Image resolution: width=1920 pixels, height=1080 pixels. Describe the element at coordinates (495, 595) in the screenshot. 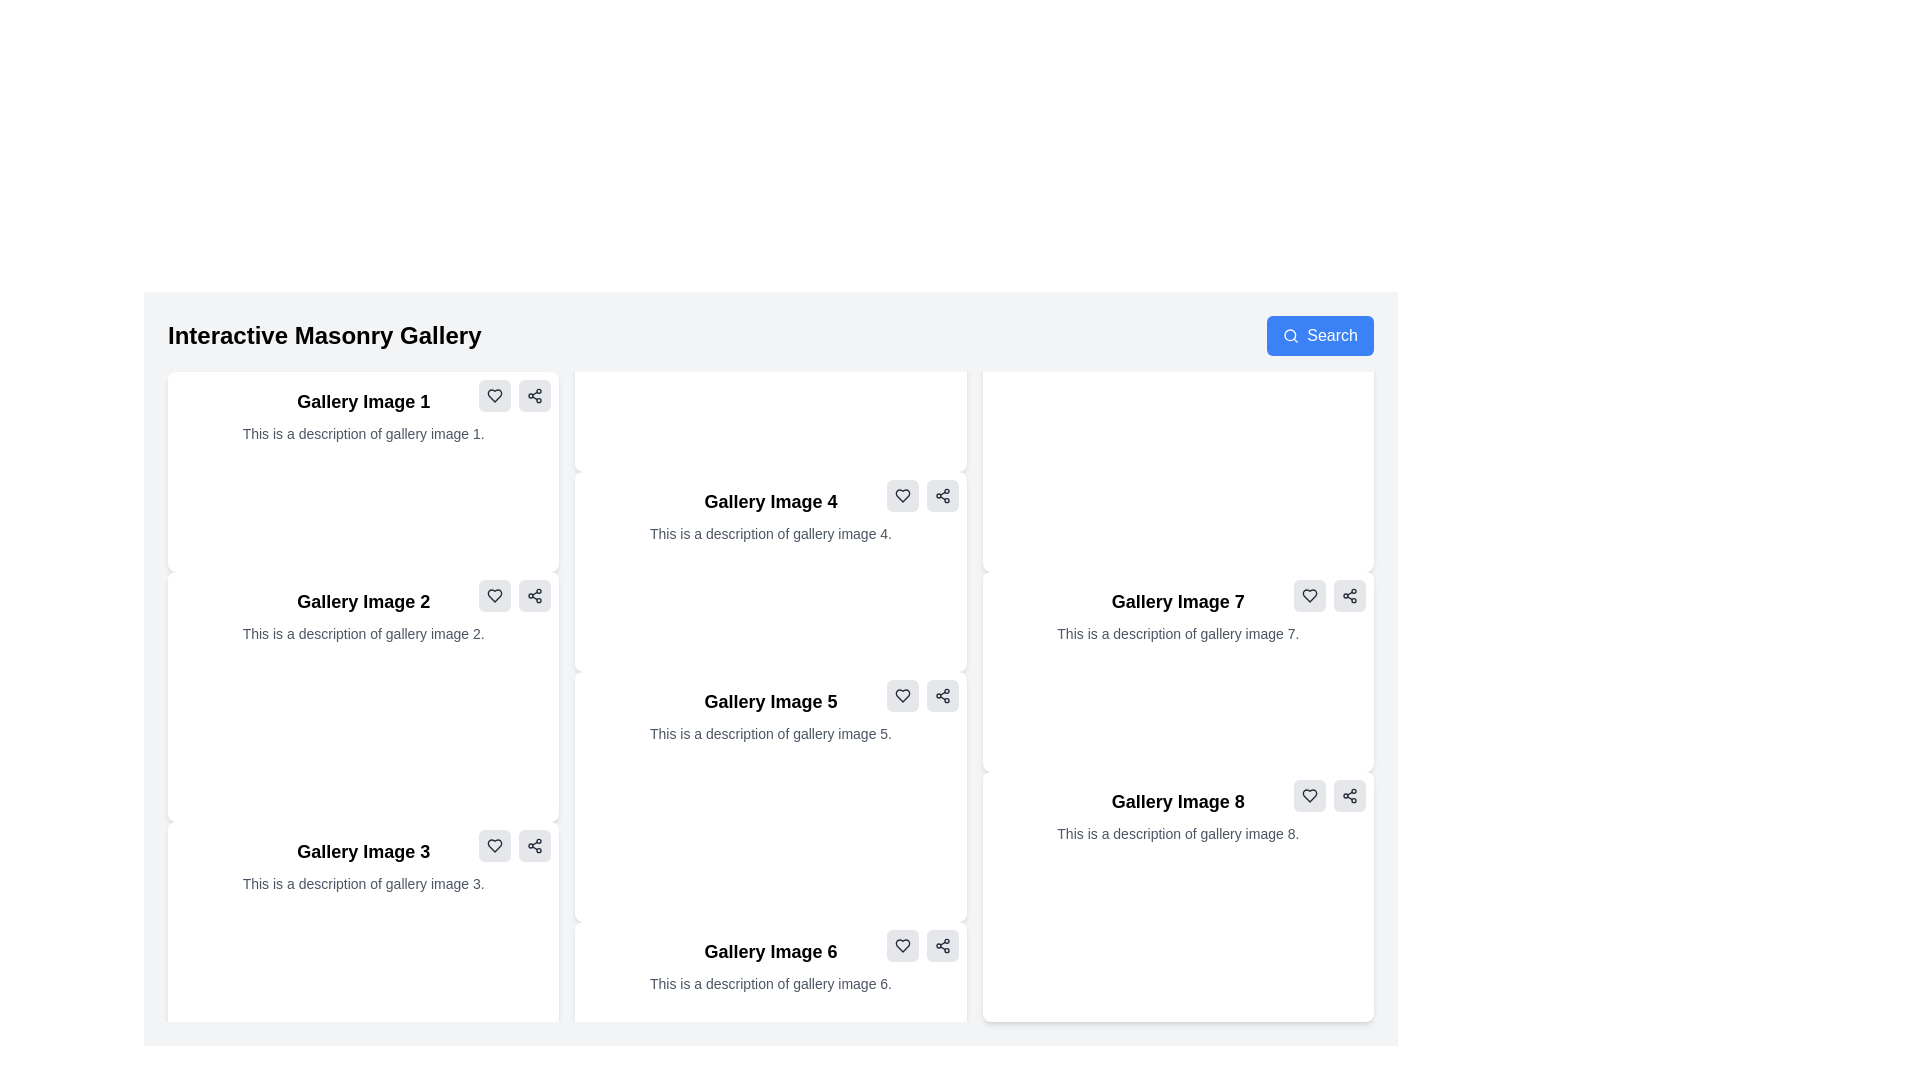

I see `the heart icon located in the upper-right corner of the 'Gallery Image 2' card to like or favorite the item` at that location.